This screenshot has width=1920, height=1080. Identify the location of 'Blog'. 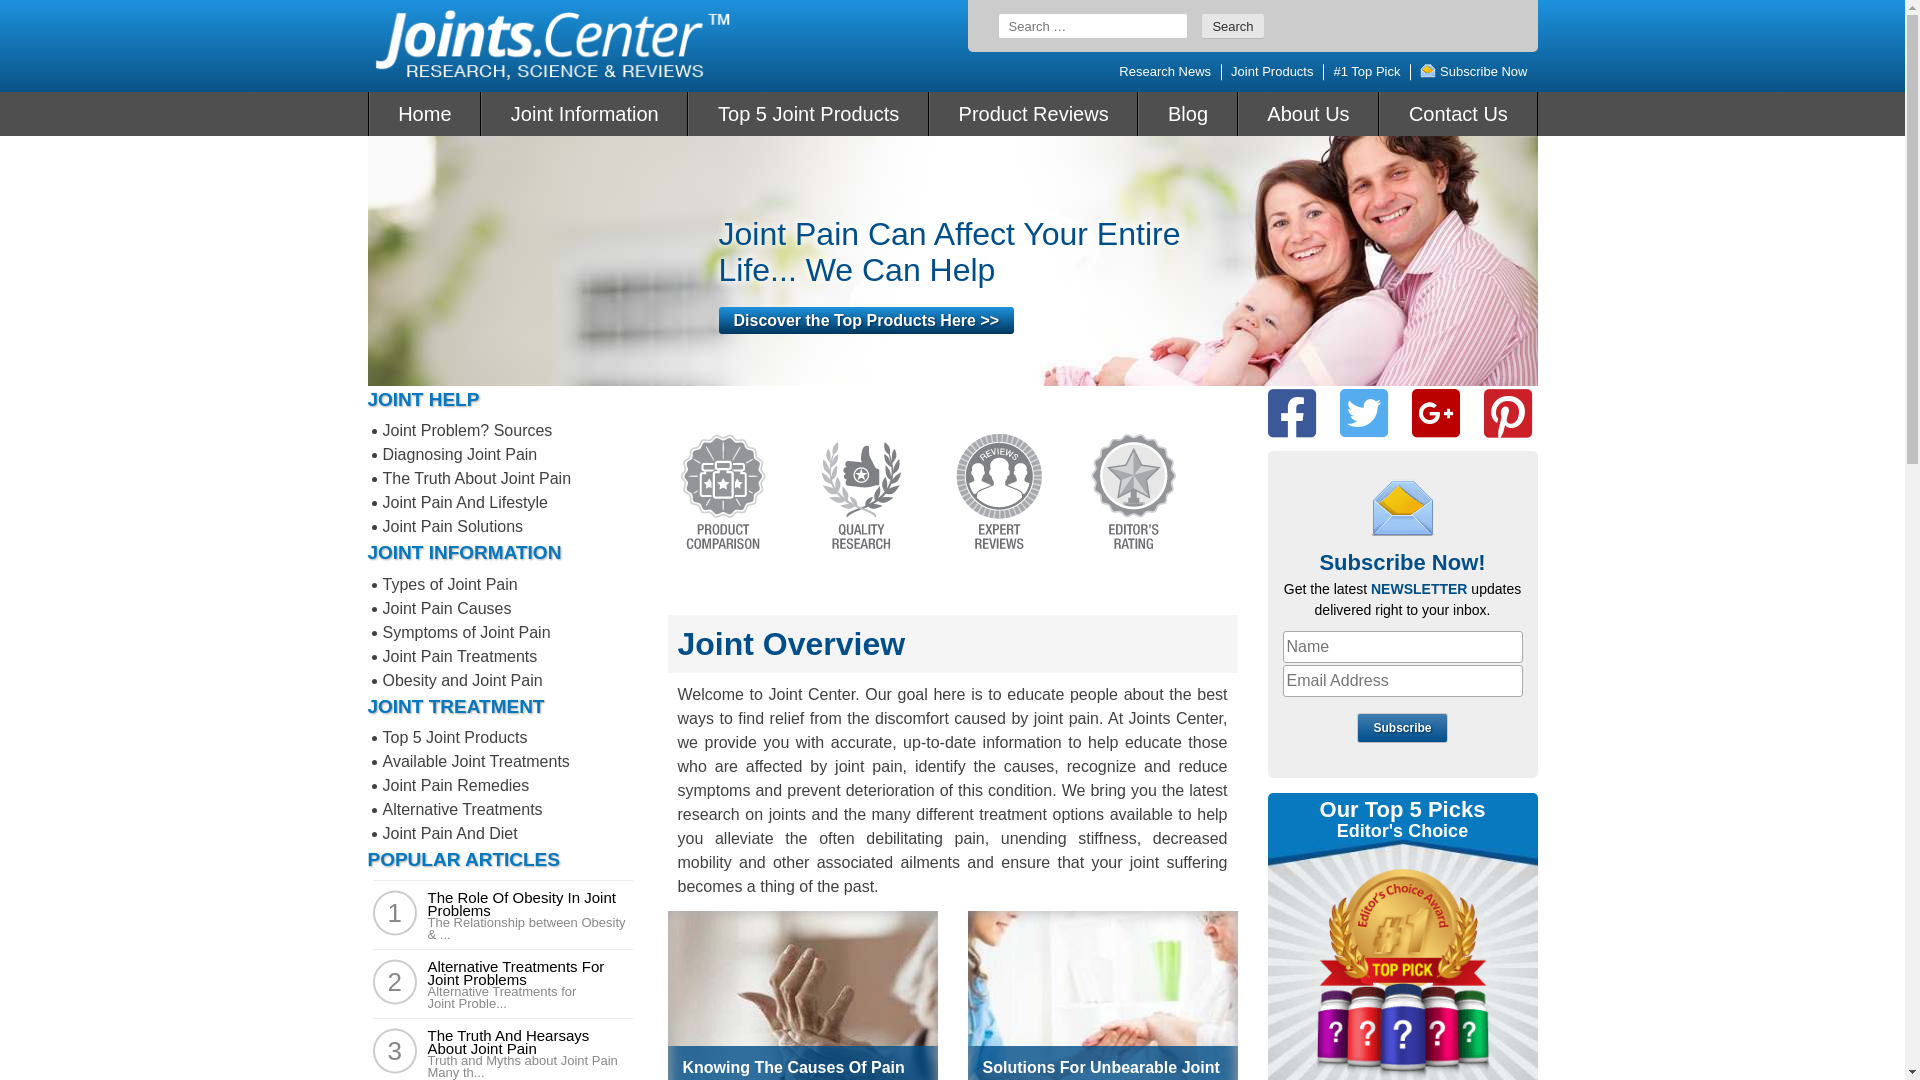
(1187, 114).